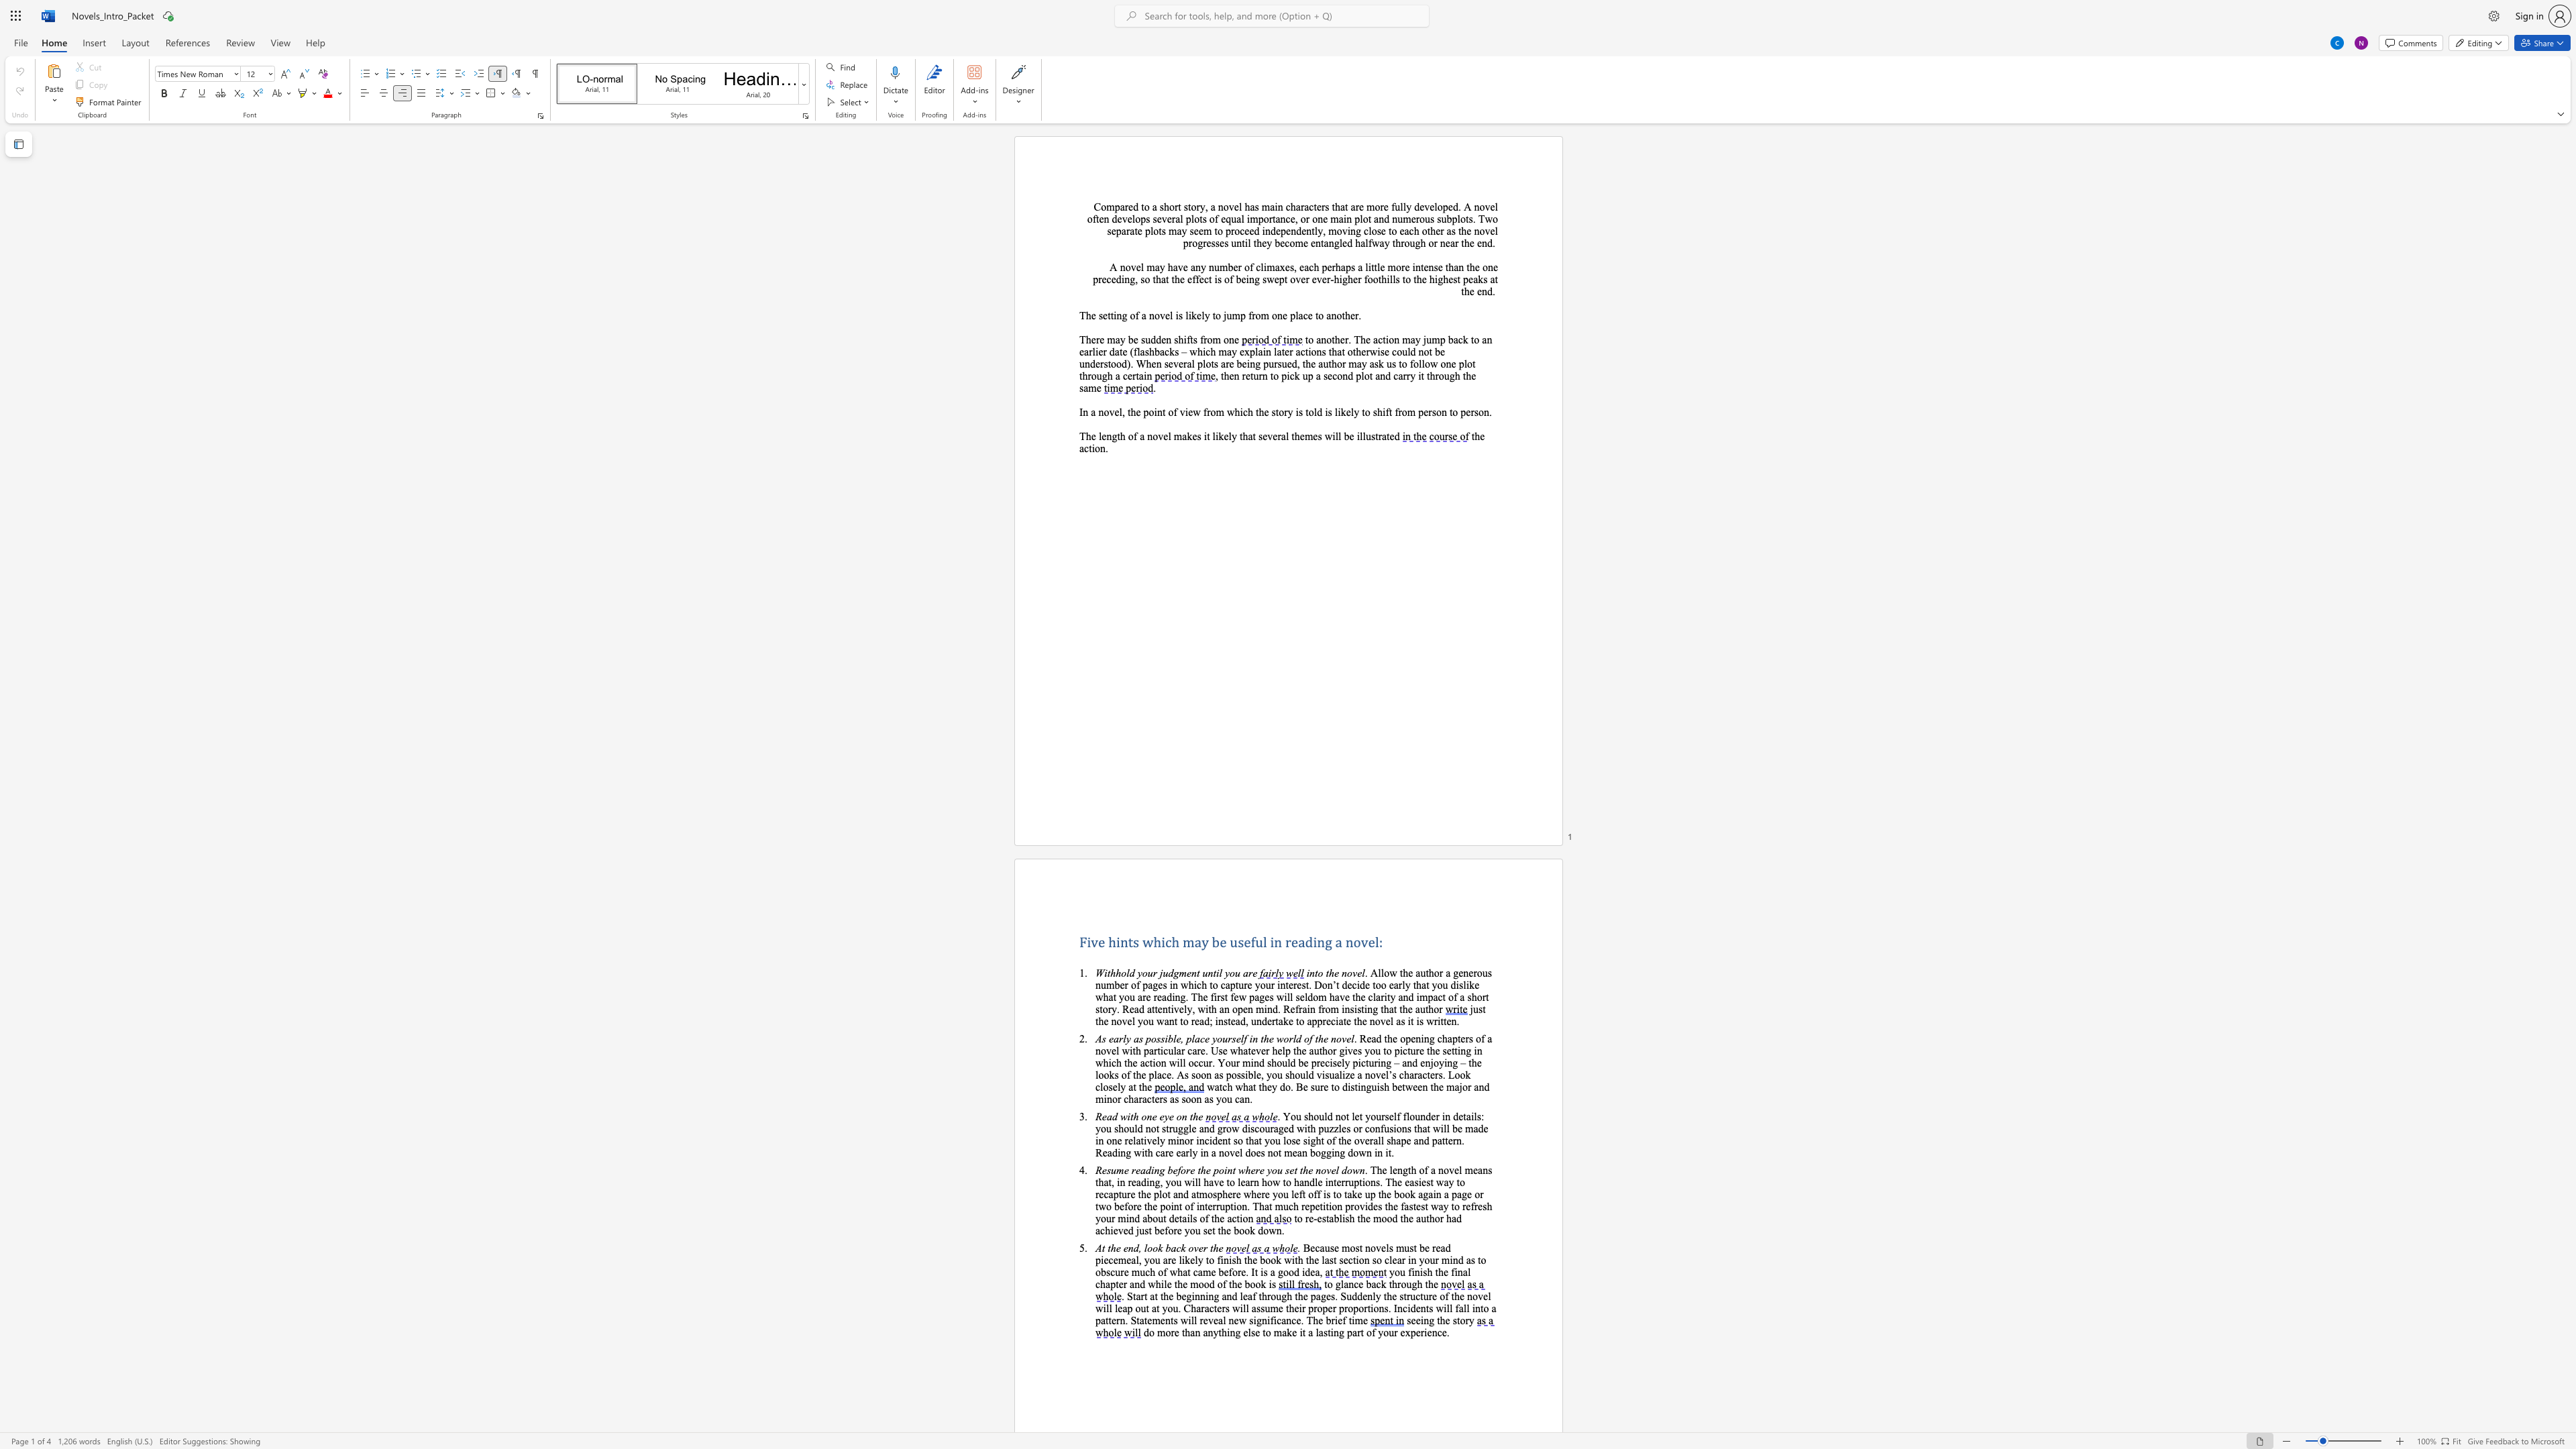 This screenshot has width=2576, height=1449. I want to click on the subset text "rst few pages will seldom have the clarity and impact of a short story. Read attentively, with an open mind. Refrain from insisti" within the text "decide too early that you dislike what you are reading. The first few pages will seldom have the clarity and impact of a short story. Read attentively, with an open mind. Refrain from insisting that the author", so click(1216, 996).